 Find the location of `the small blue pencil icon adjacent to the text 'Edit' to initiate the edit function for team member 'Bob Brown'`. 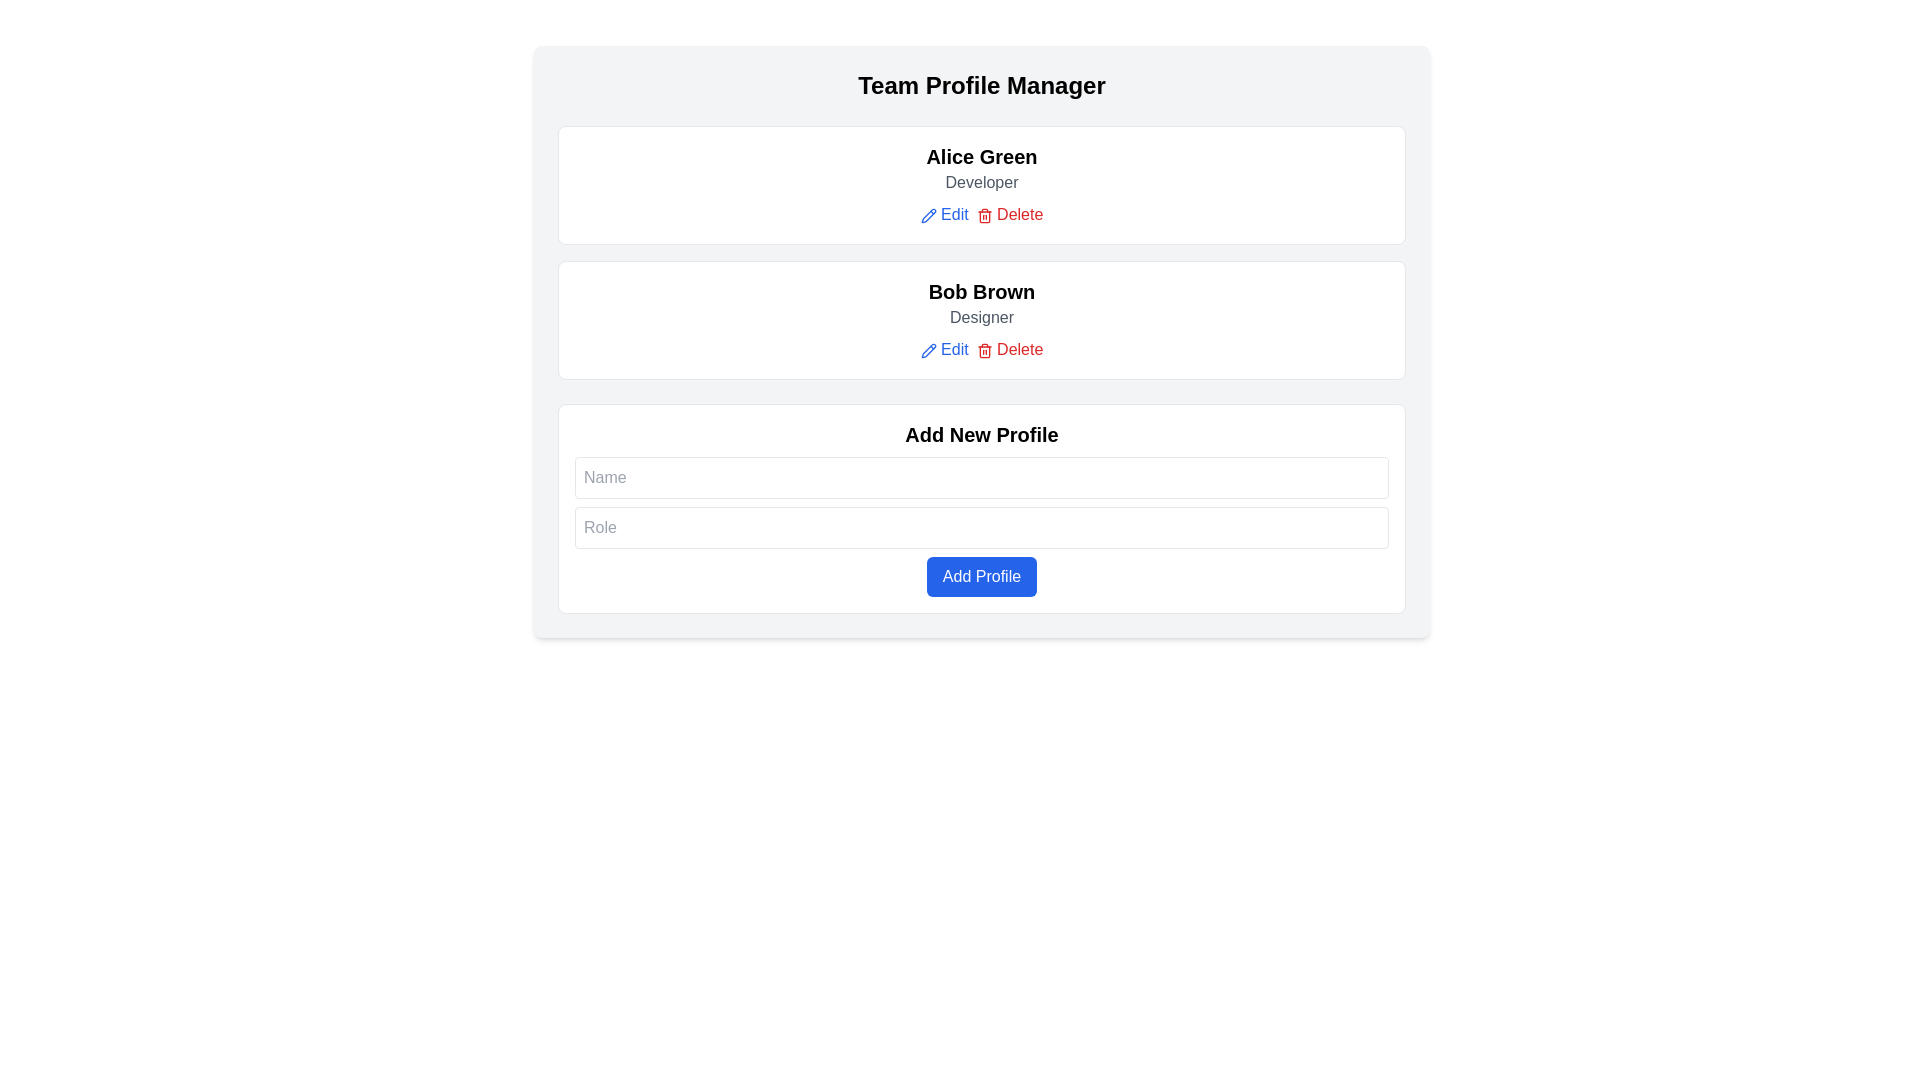

the small blue pencil icon adjacent to the text 'Edit' to initiate the edit function for team member 'Bob Brown' is located at coordinates (927, 349).